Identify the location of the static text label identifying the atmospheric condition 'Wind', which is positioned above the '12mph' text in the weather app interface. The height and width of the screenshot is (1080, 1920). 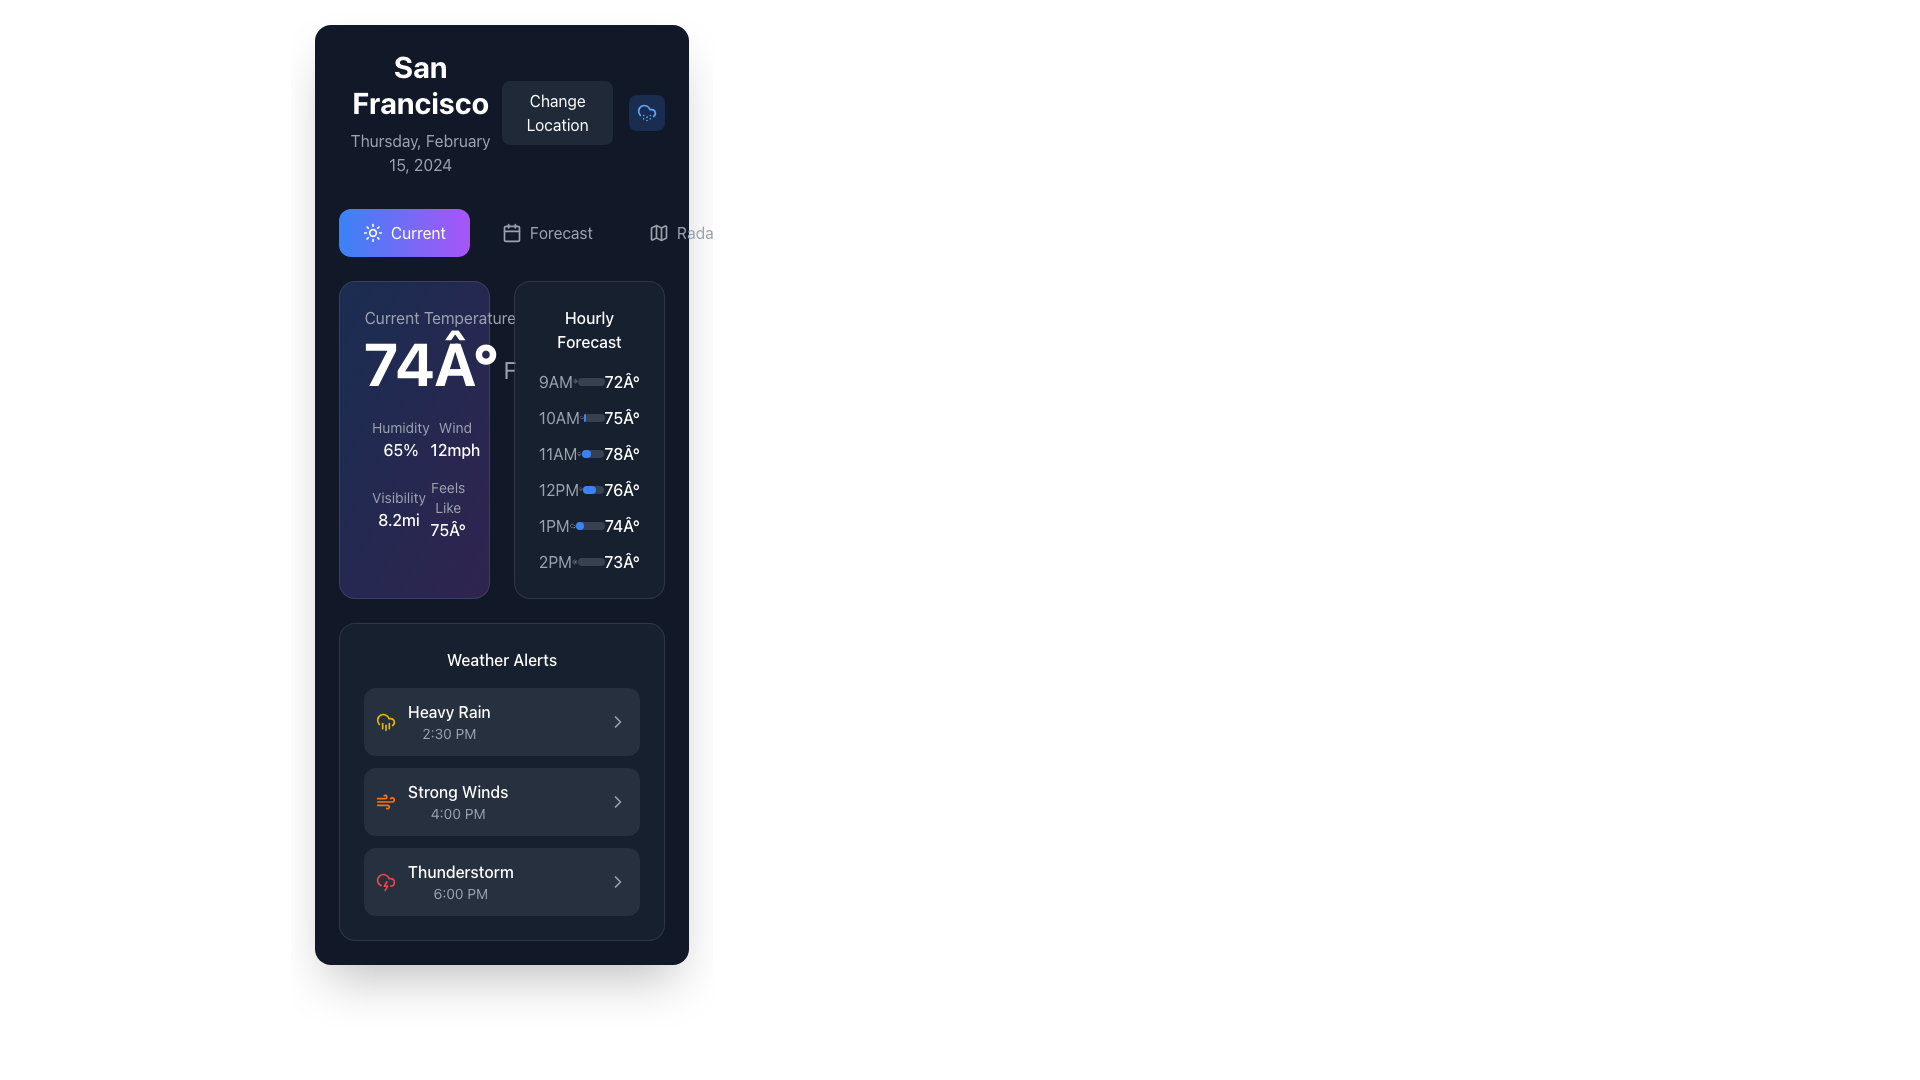
(454, 427).